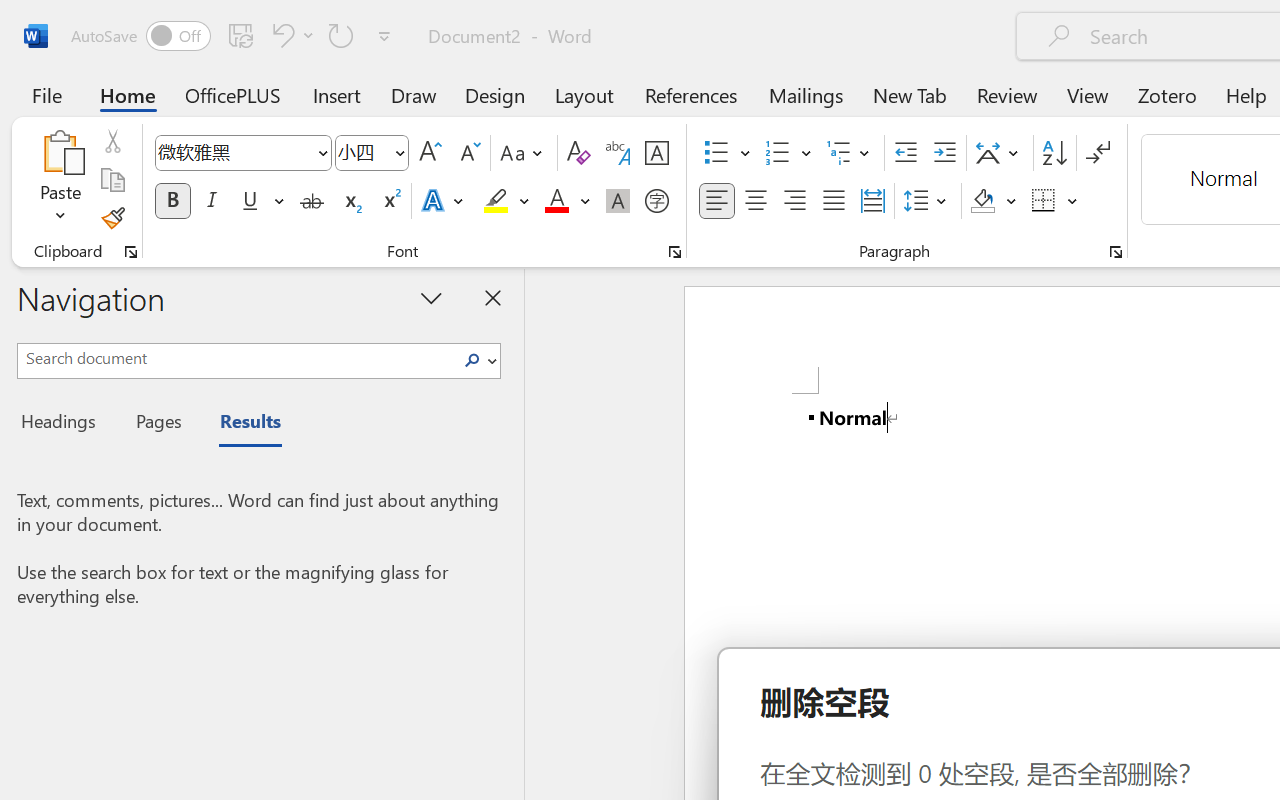 This screenshot has height=800, width=1280. What do you see at coordinates (443, 201) in the screenshot?
I see `'Text Effects and Typography'` at bounding box center [443, 201].